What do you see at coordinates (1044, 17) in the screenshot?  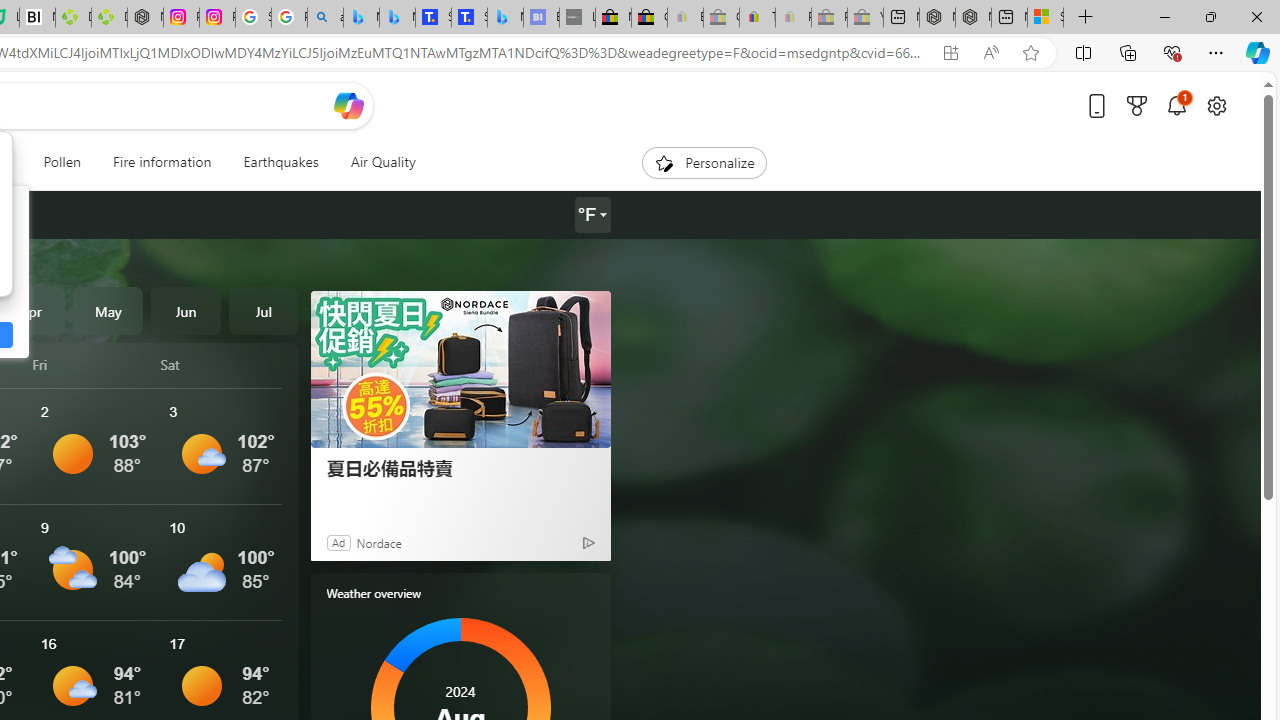 I see `'Sign in to your Microsoft account'` at bounding box center [1044, 17].